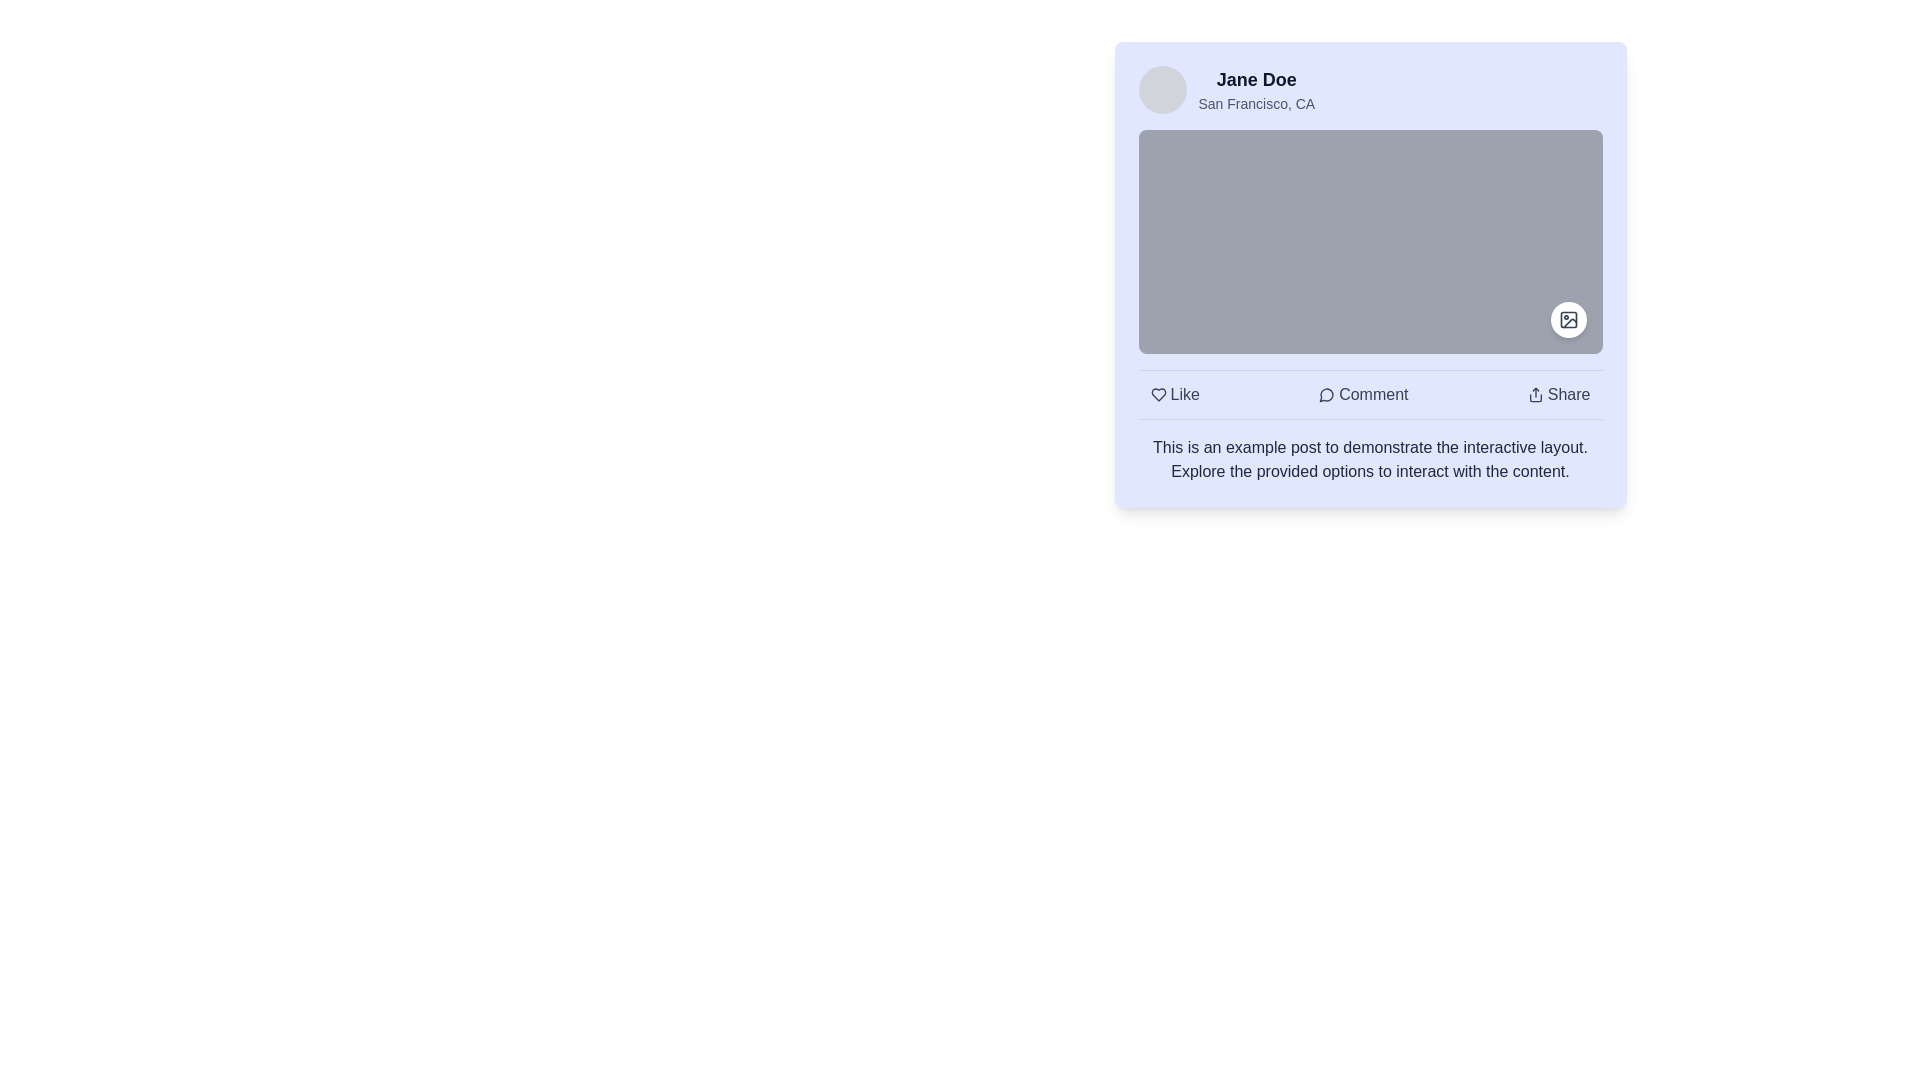 This screenshot has width=1920, height=1080. What do you see at coordinates (1362, 394) in the screenshot?
I see `the commenting button located between the 'Like' button and the 'Share' button in the button array below the post content area` at bounding box center [1362, 394].